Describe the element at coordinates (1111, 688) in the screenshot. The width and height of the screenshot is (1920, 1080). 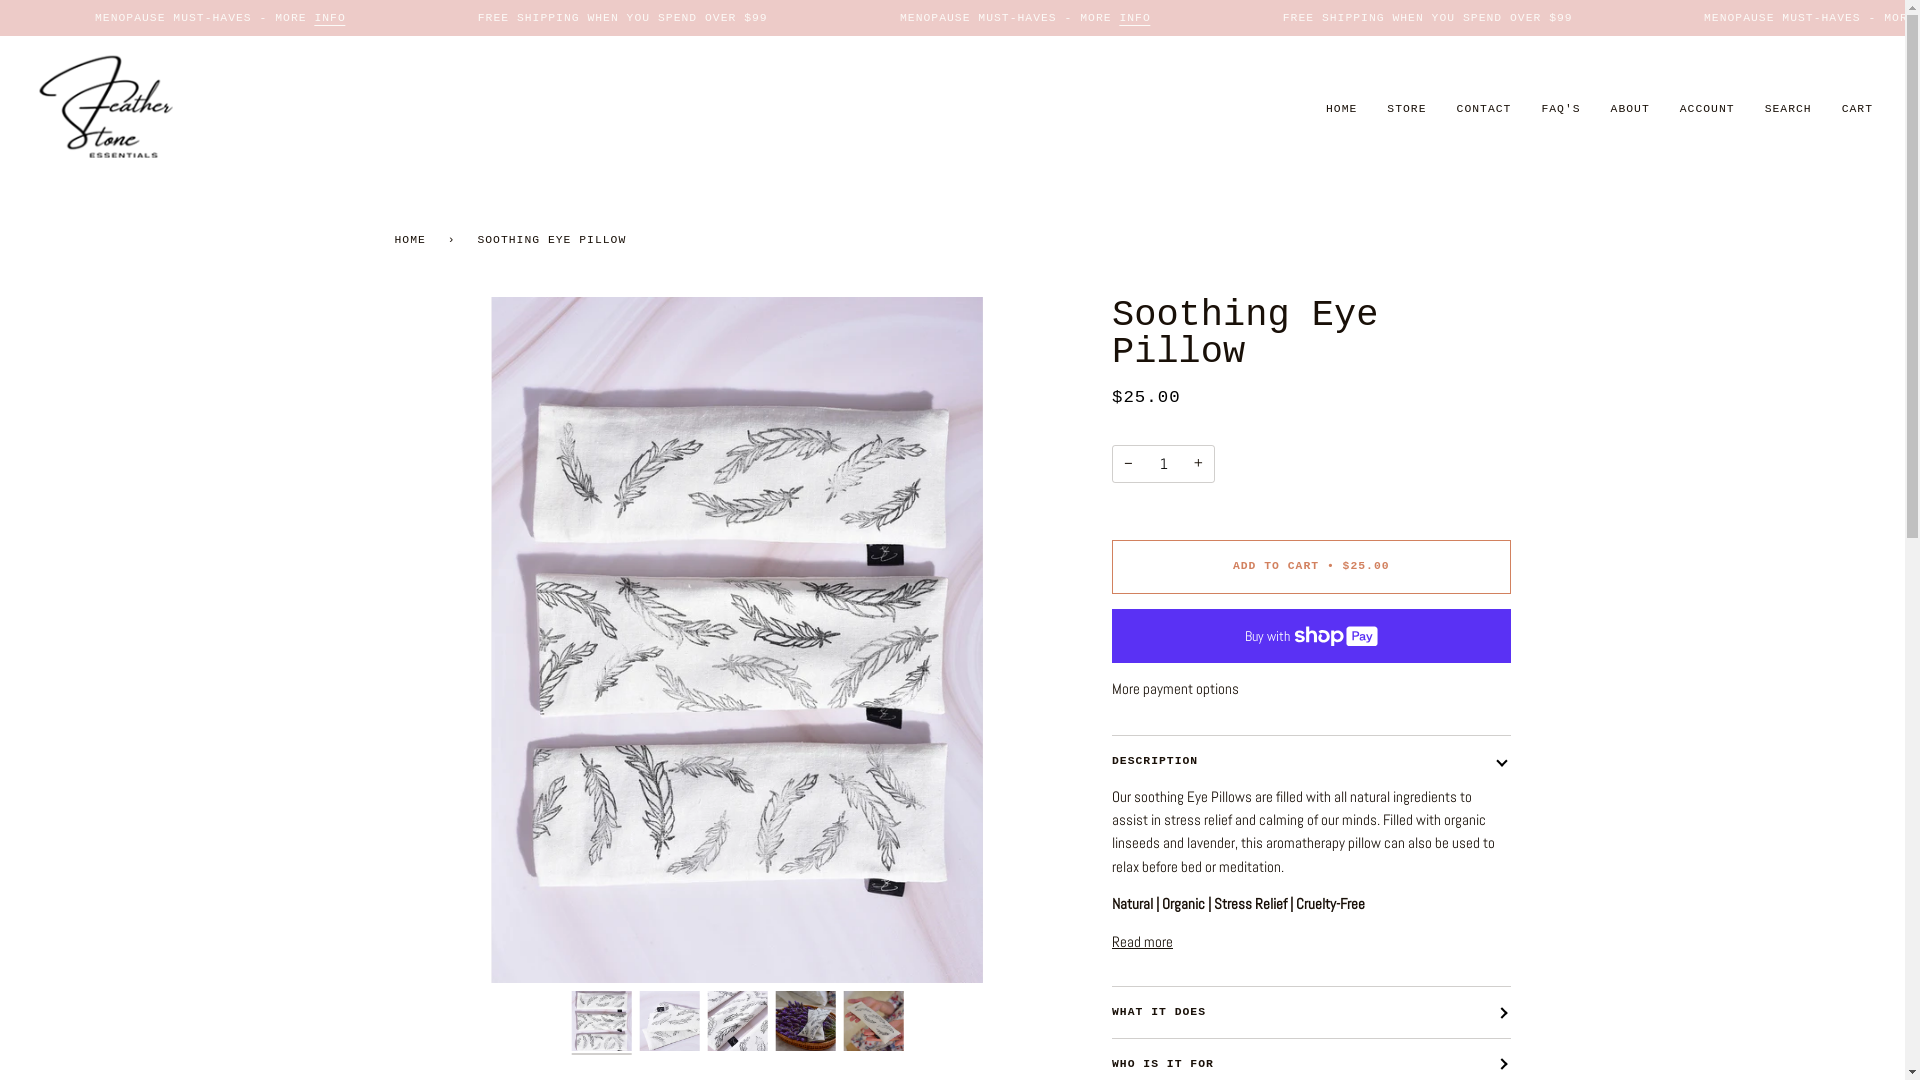
I see `'More payment options'` at that location.